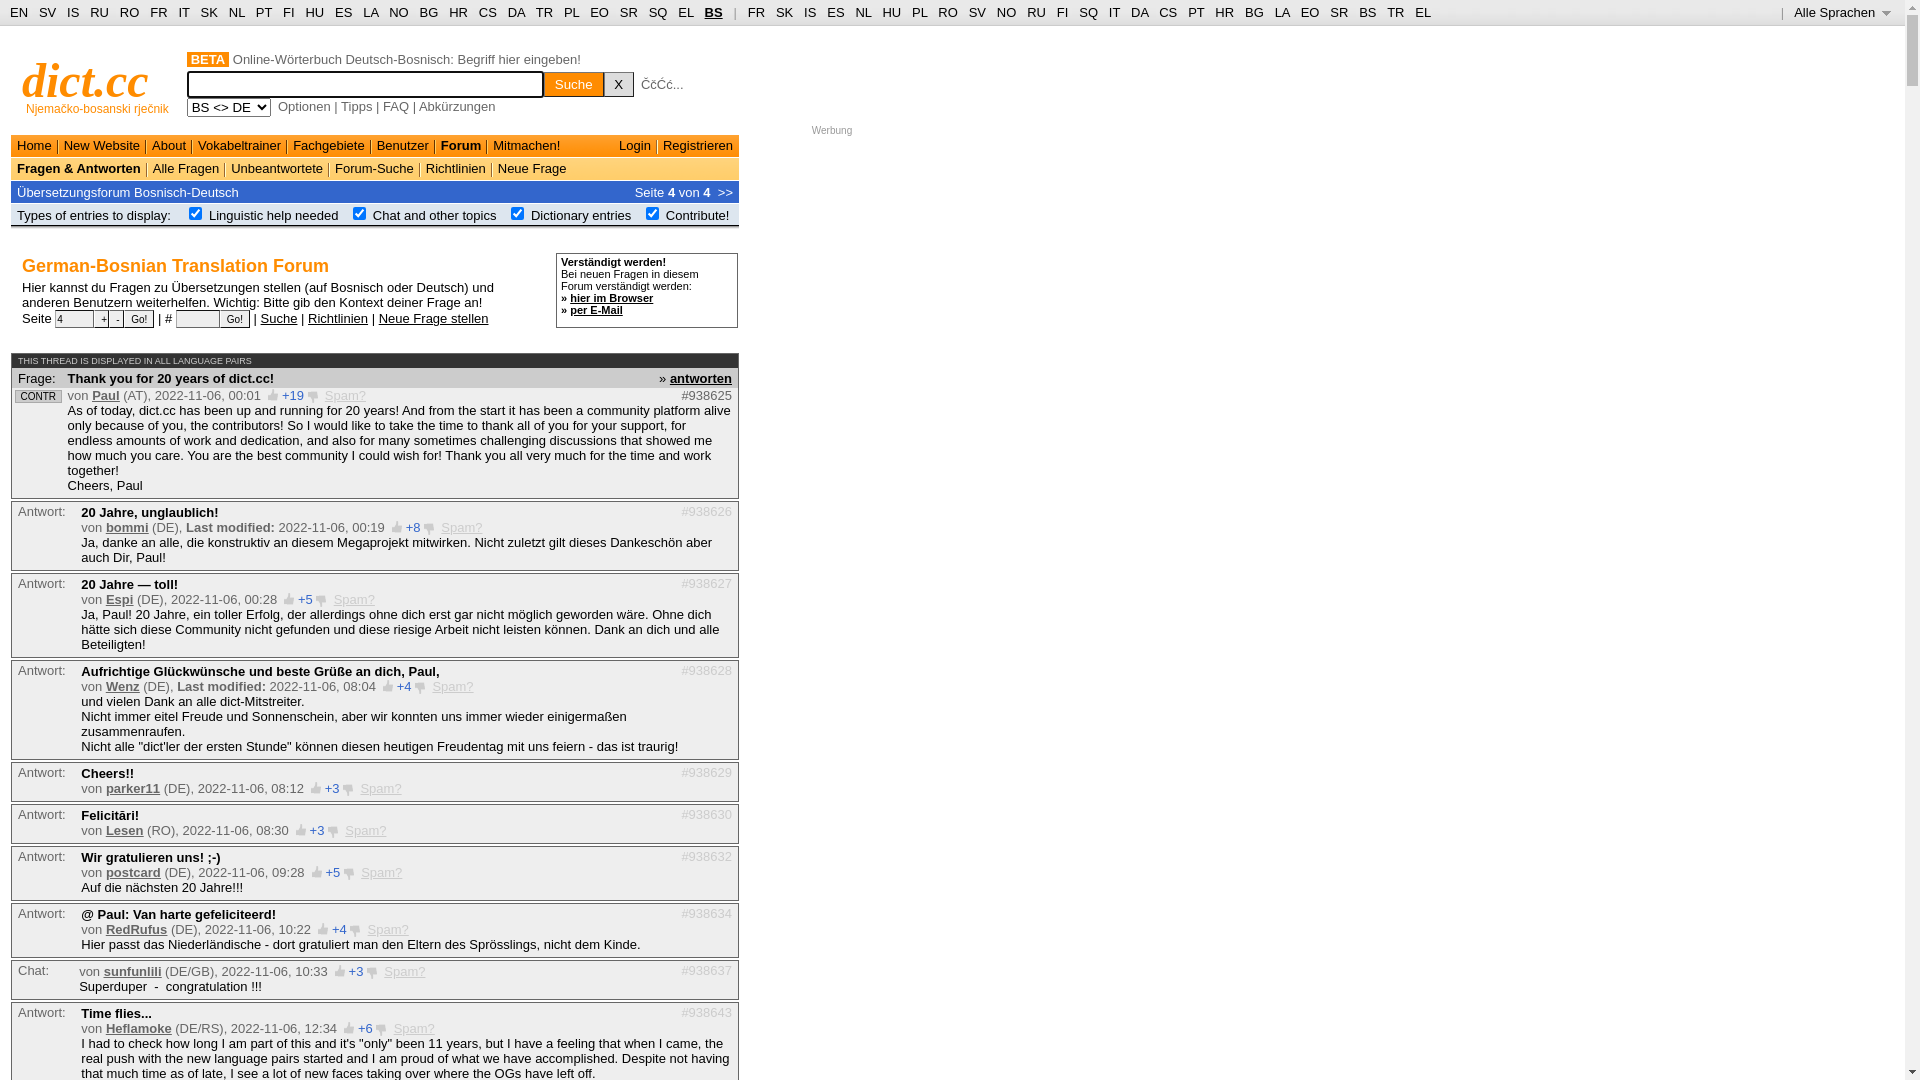 The width and height of the screenshot is (1920, 1080). Describe the element at coordinates (677, 12) in the screenshot. I see `'EL'` at that location.